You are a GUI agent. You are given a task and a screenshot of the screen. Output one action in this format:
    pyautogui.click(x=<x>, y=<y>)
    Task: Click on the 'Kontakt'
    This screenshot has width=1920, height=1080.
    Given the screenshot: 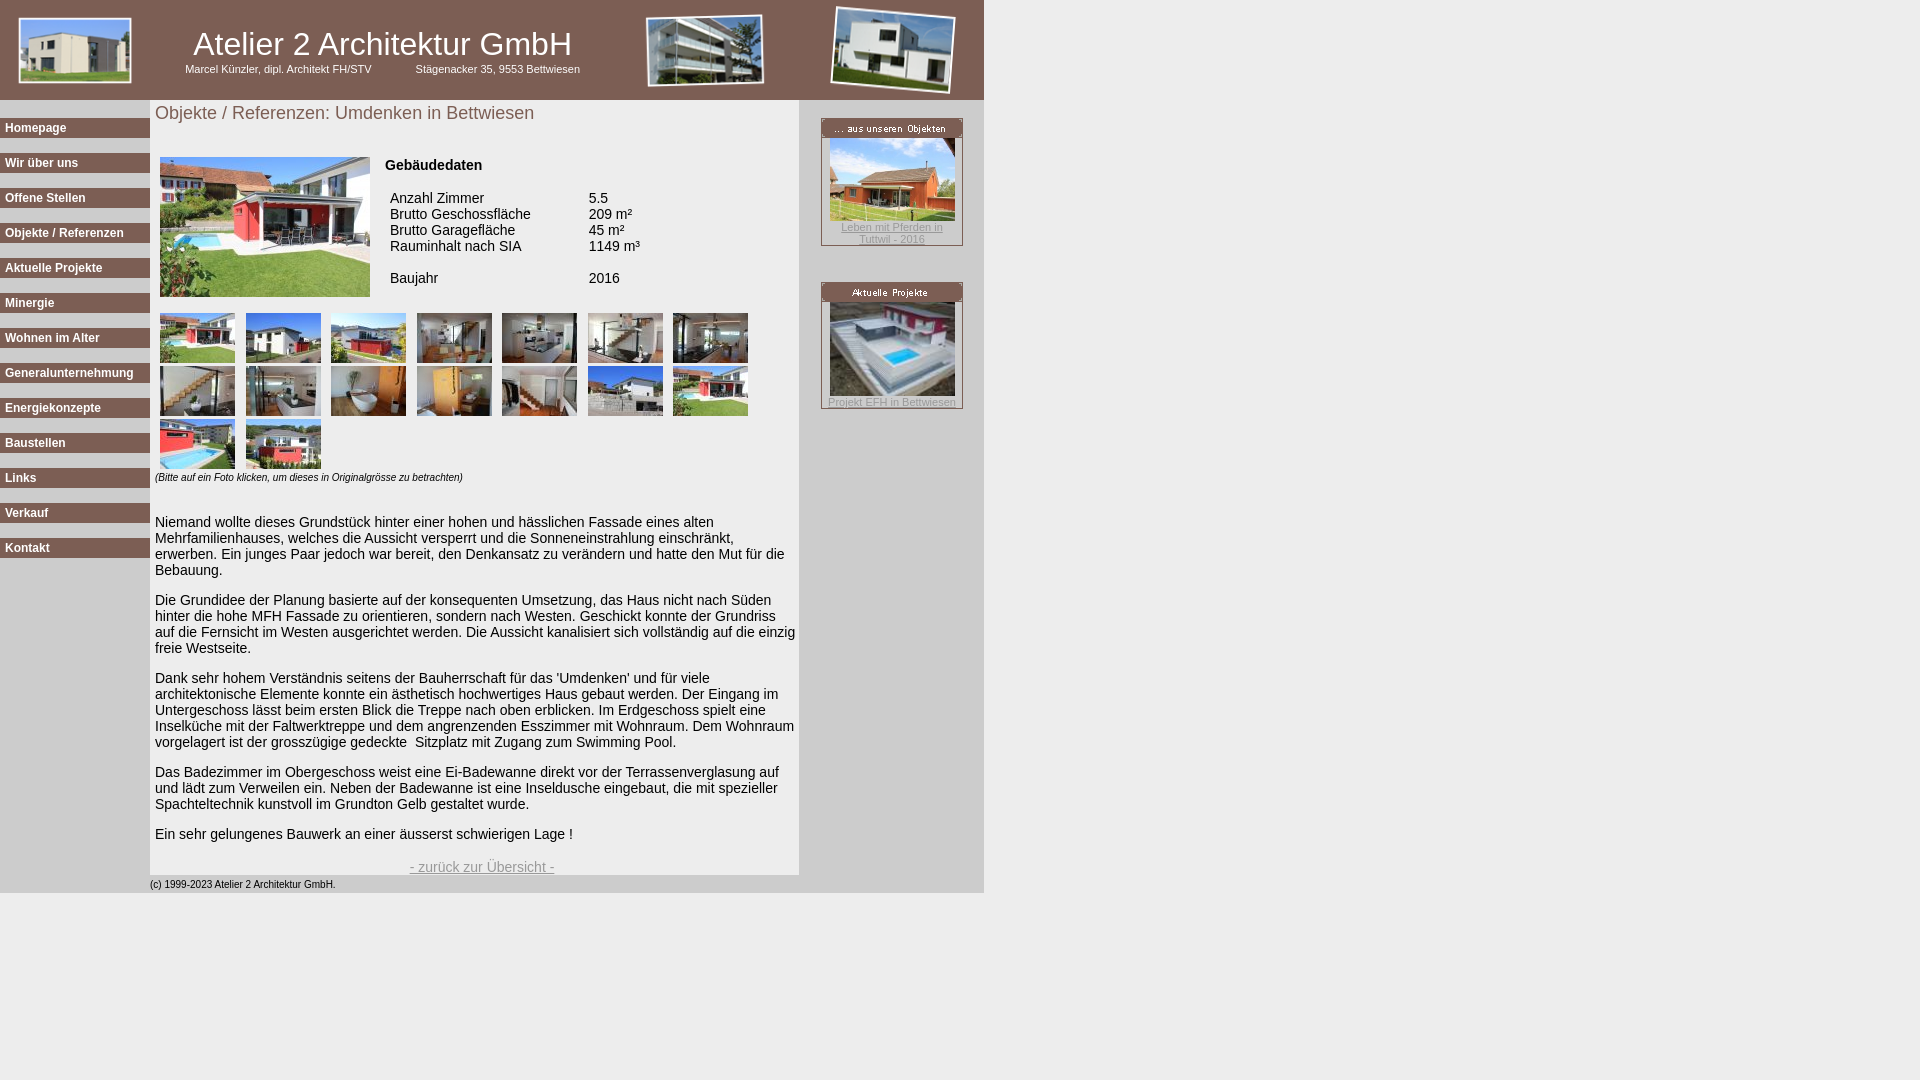 What is the action you would take?
    pyautogui.click(x=27, y=547)
    